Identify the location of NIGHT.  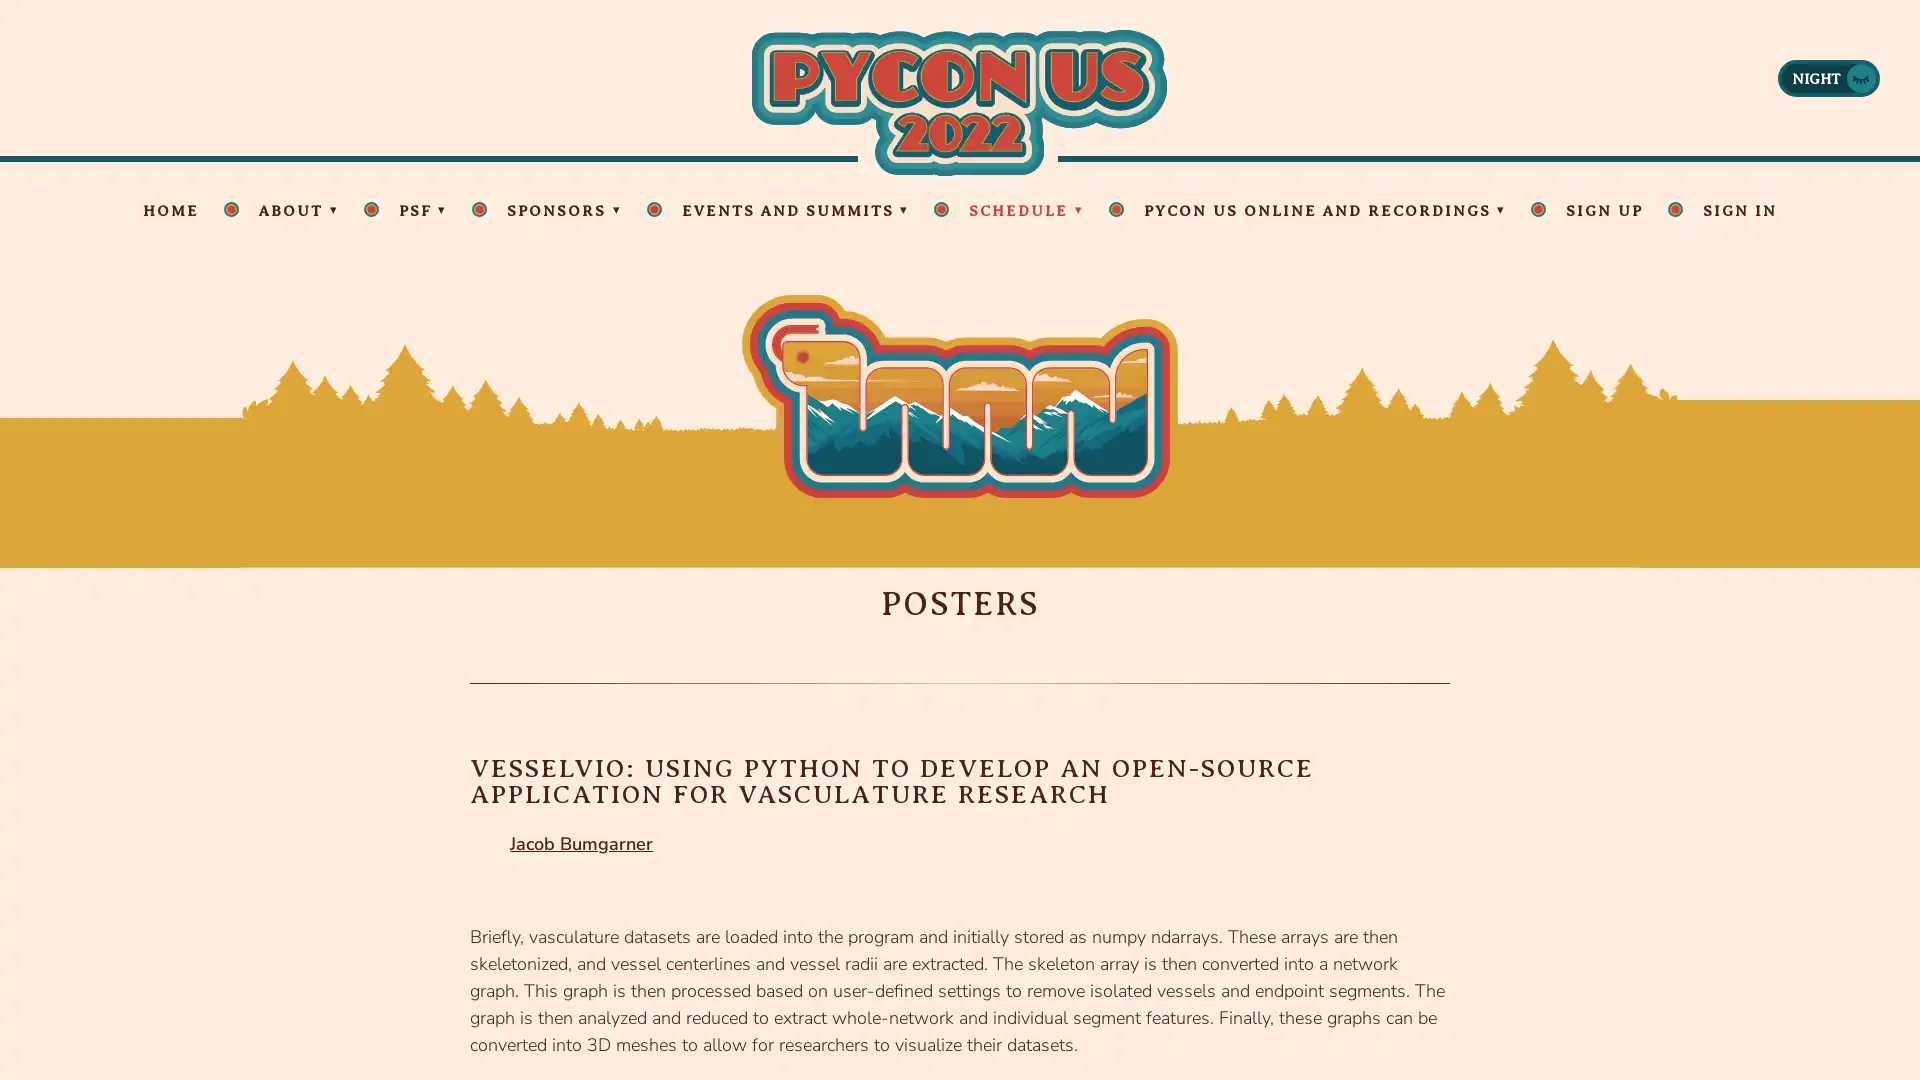
(1828, 76).